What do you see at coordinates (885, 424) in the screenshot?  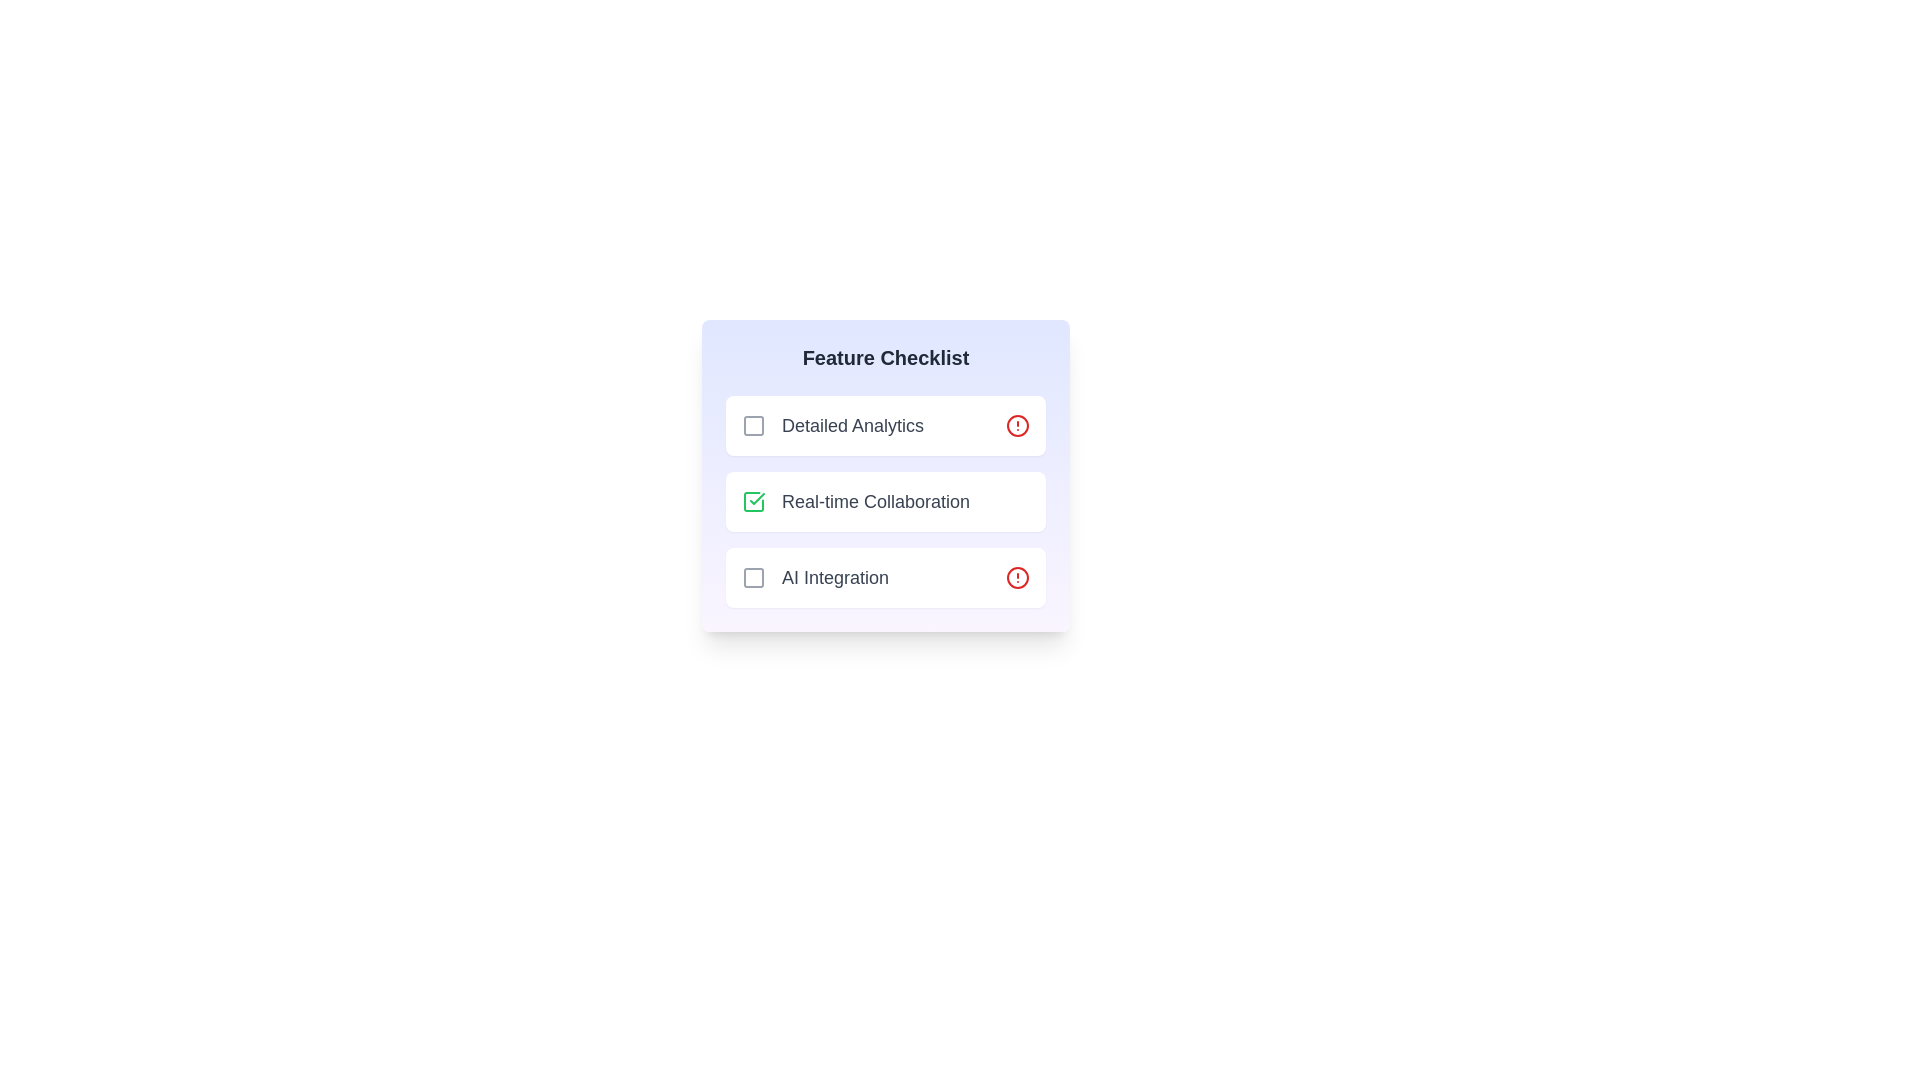 I see `the checklist item Detailed Analytics to observe its hover effect` at bounding box center [885, 424].